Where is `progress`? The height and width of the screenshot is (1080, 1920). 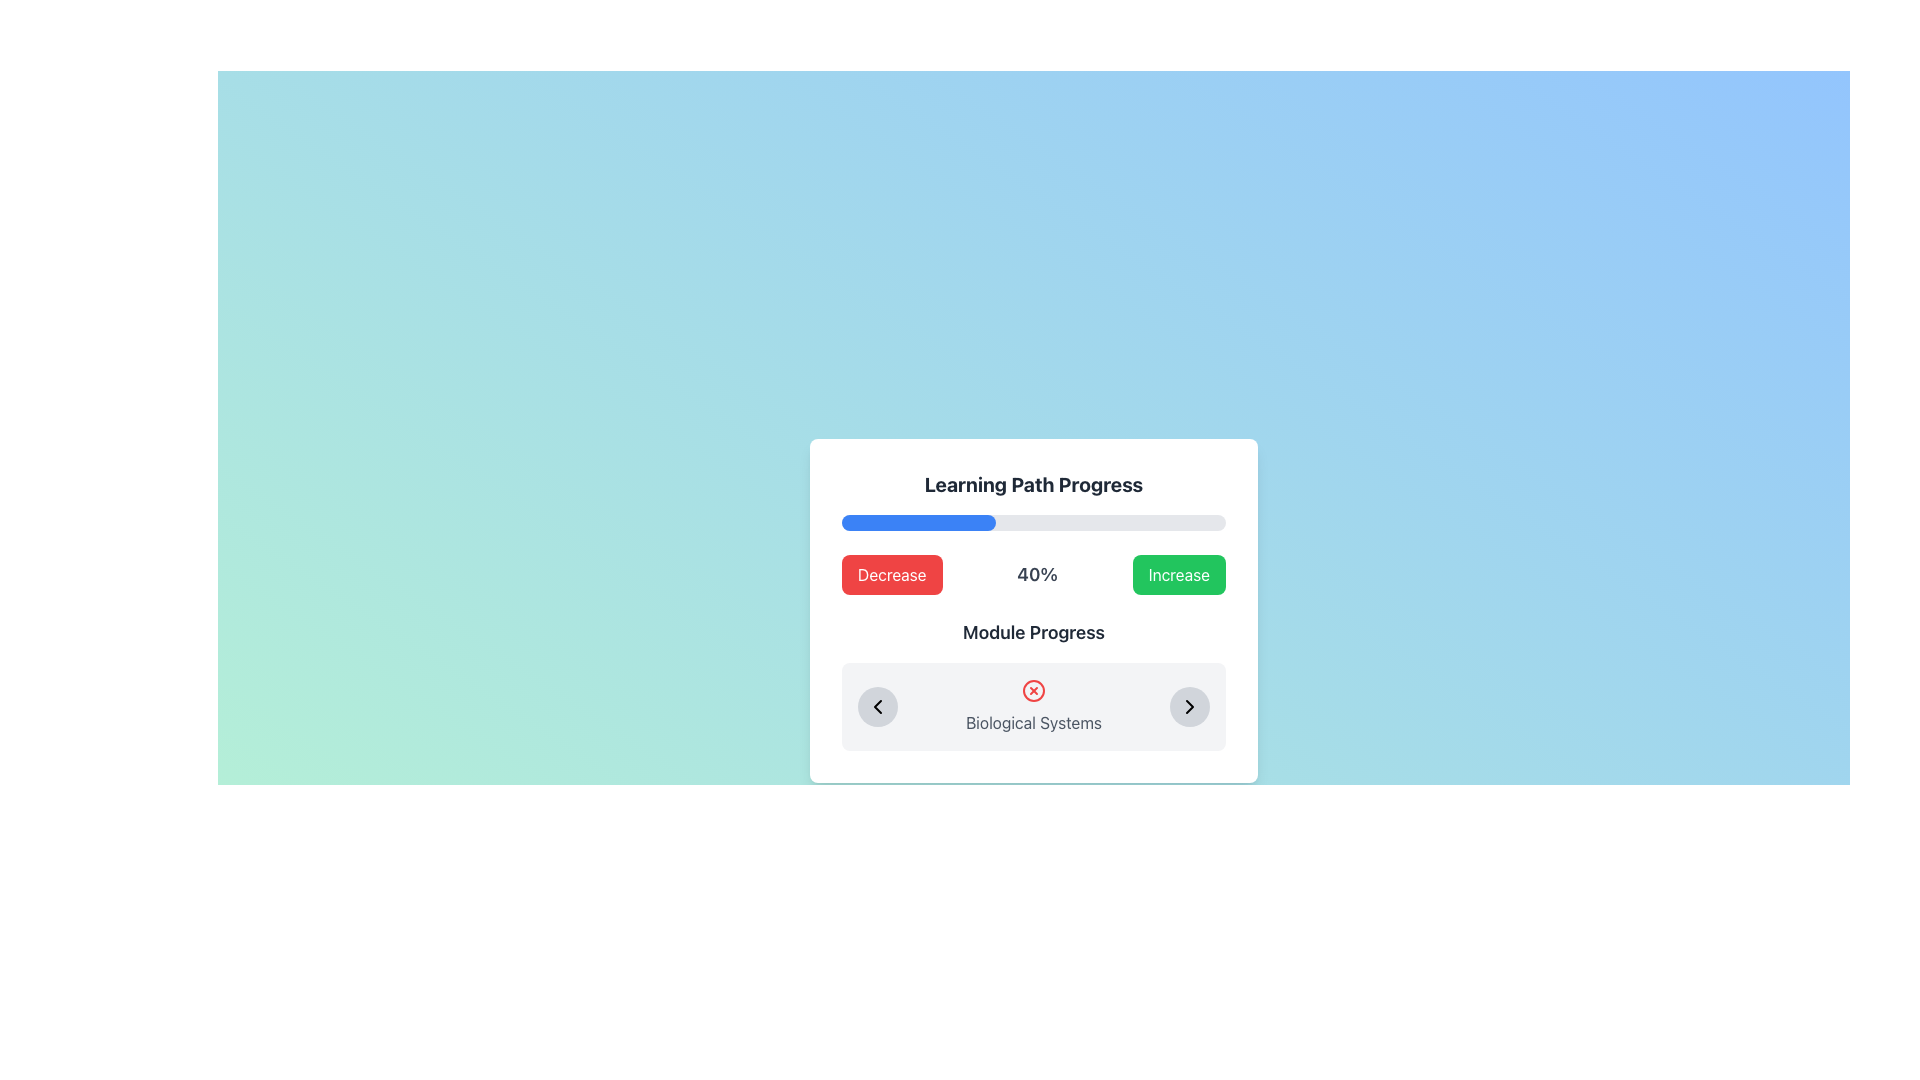 progress is located at coordinates (1063, 522).